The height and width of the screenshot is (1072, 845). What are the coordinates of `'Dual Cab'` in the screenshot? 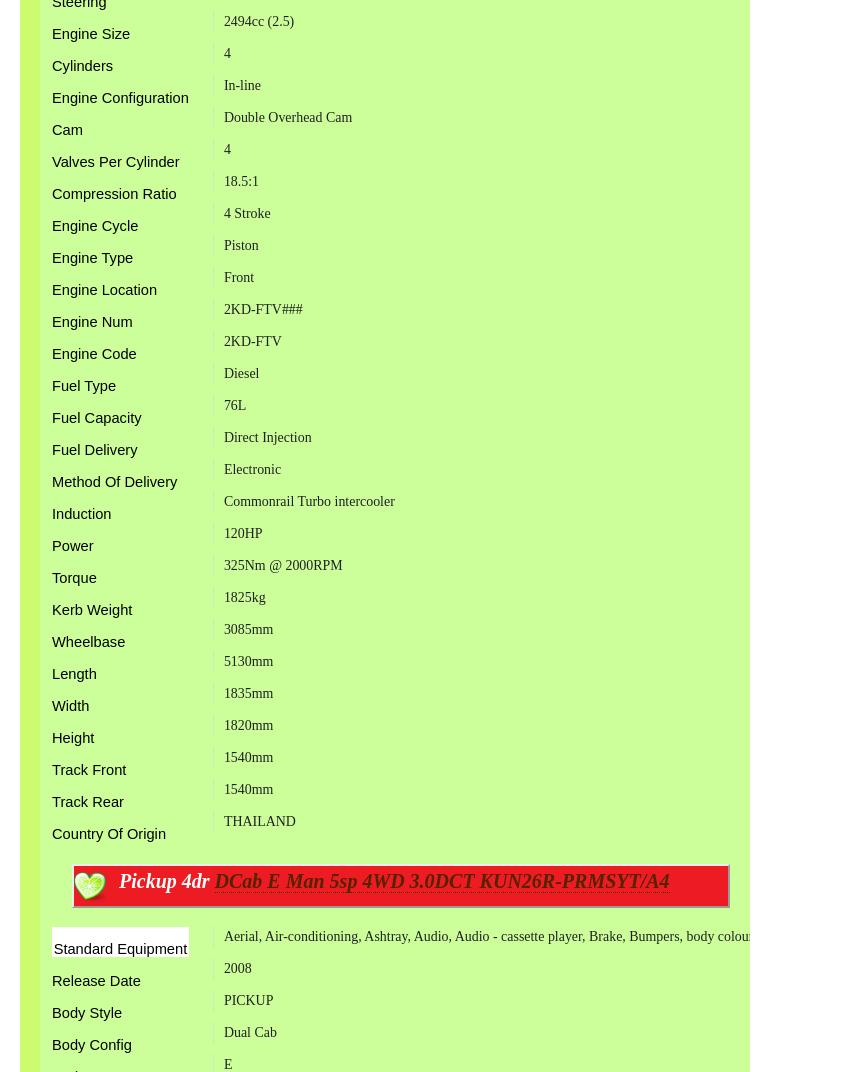 It's located at (221, 1031).